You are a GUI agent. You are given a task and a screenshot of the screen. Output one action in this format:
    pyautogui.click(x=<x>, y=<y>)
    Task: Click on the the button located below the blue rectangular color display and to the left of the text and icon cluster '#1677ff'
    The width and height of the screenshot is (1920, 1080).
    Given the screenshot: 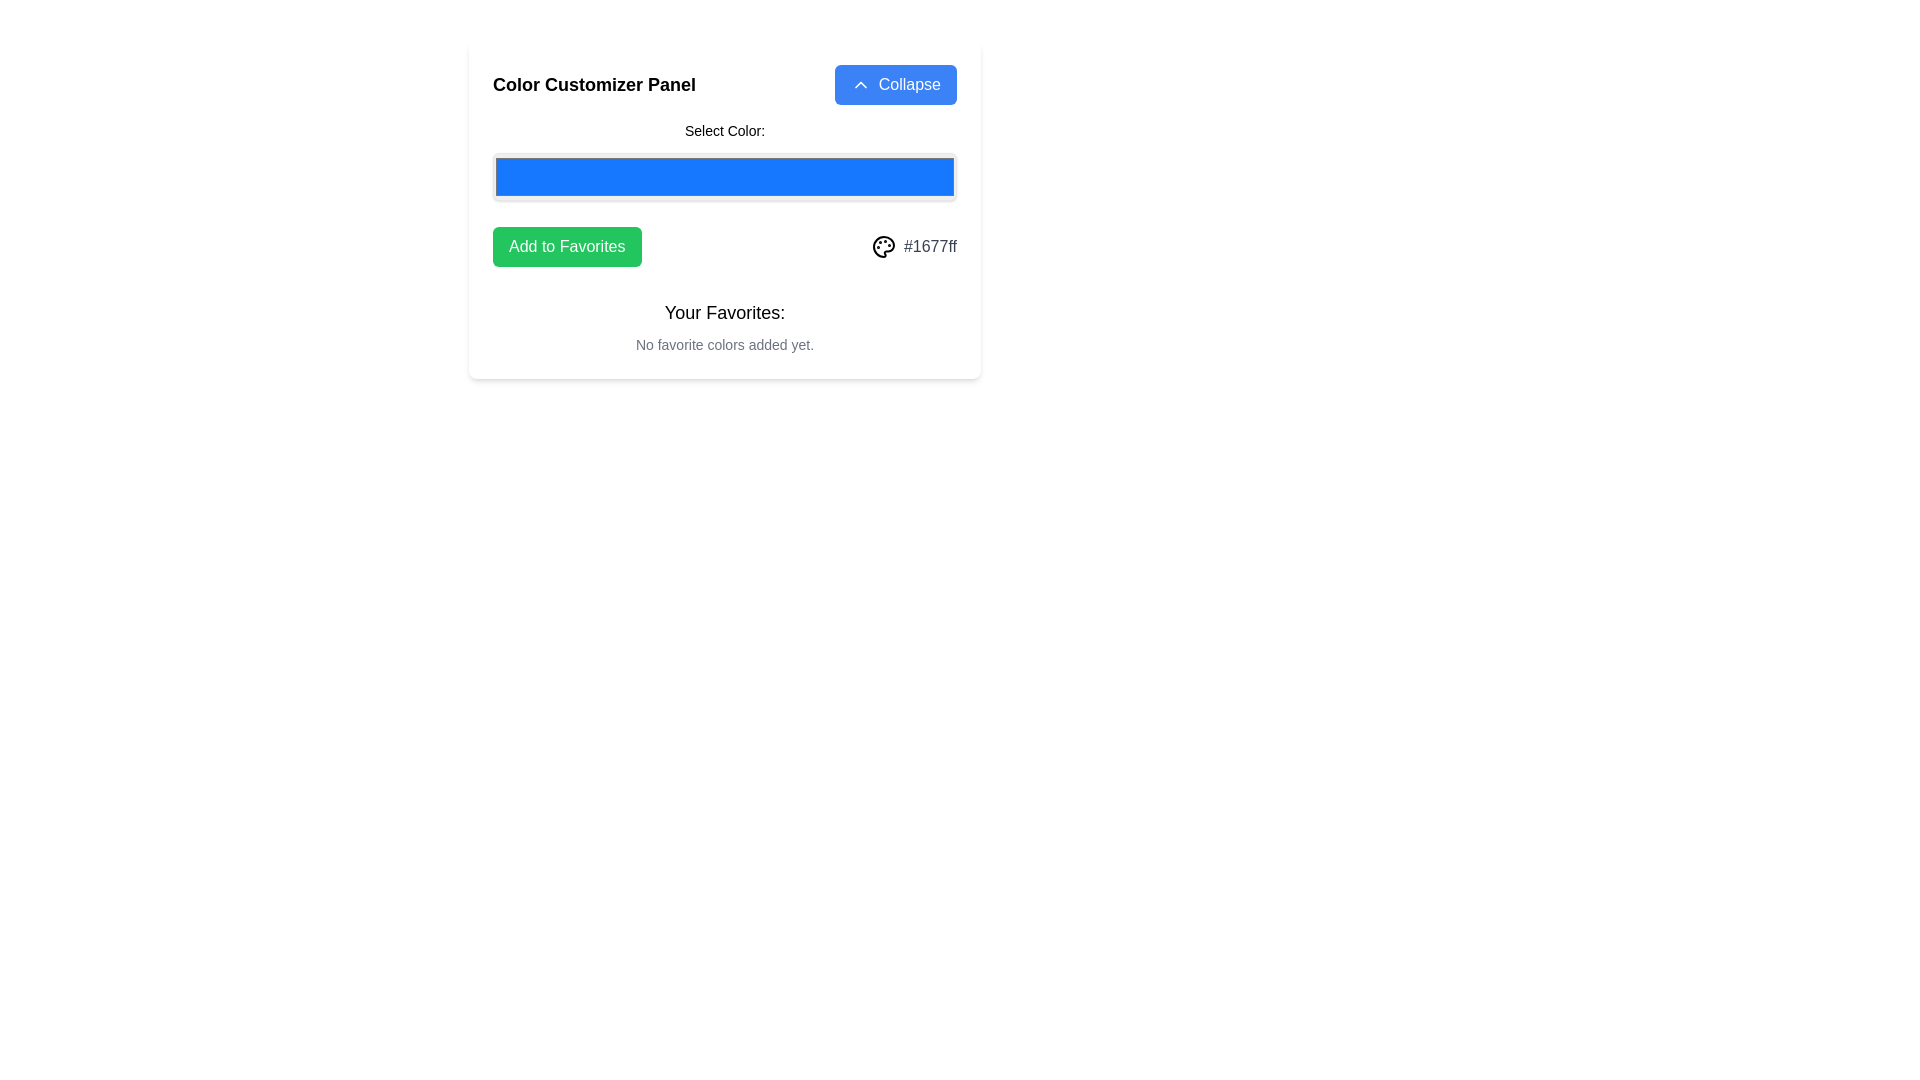 What is the action you would take?
    pyautogui.click(x=566, y=245)
    